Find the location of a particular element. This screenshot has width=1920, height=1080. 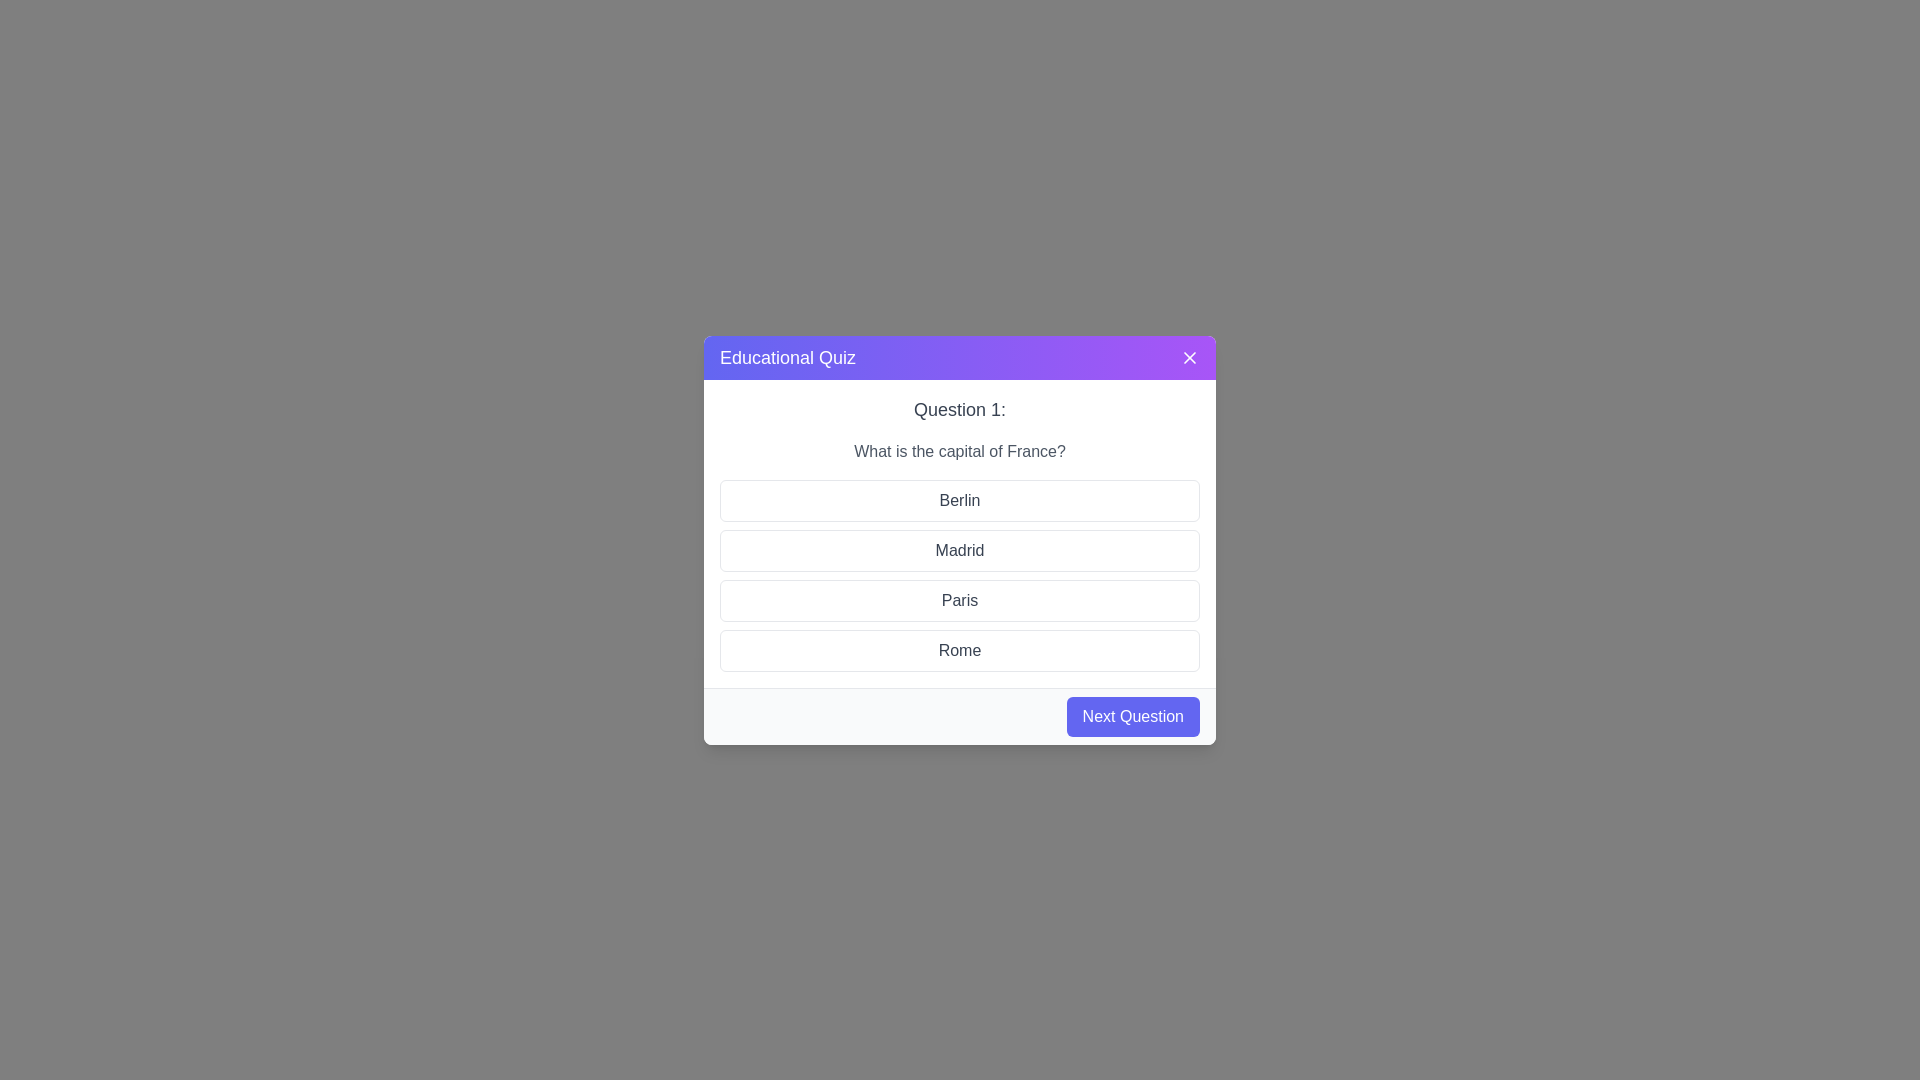

one of the answer options in the quiz section labeled 'Question 1:' is located at coordinates (960, 532).